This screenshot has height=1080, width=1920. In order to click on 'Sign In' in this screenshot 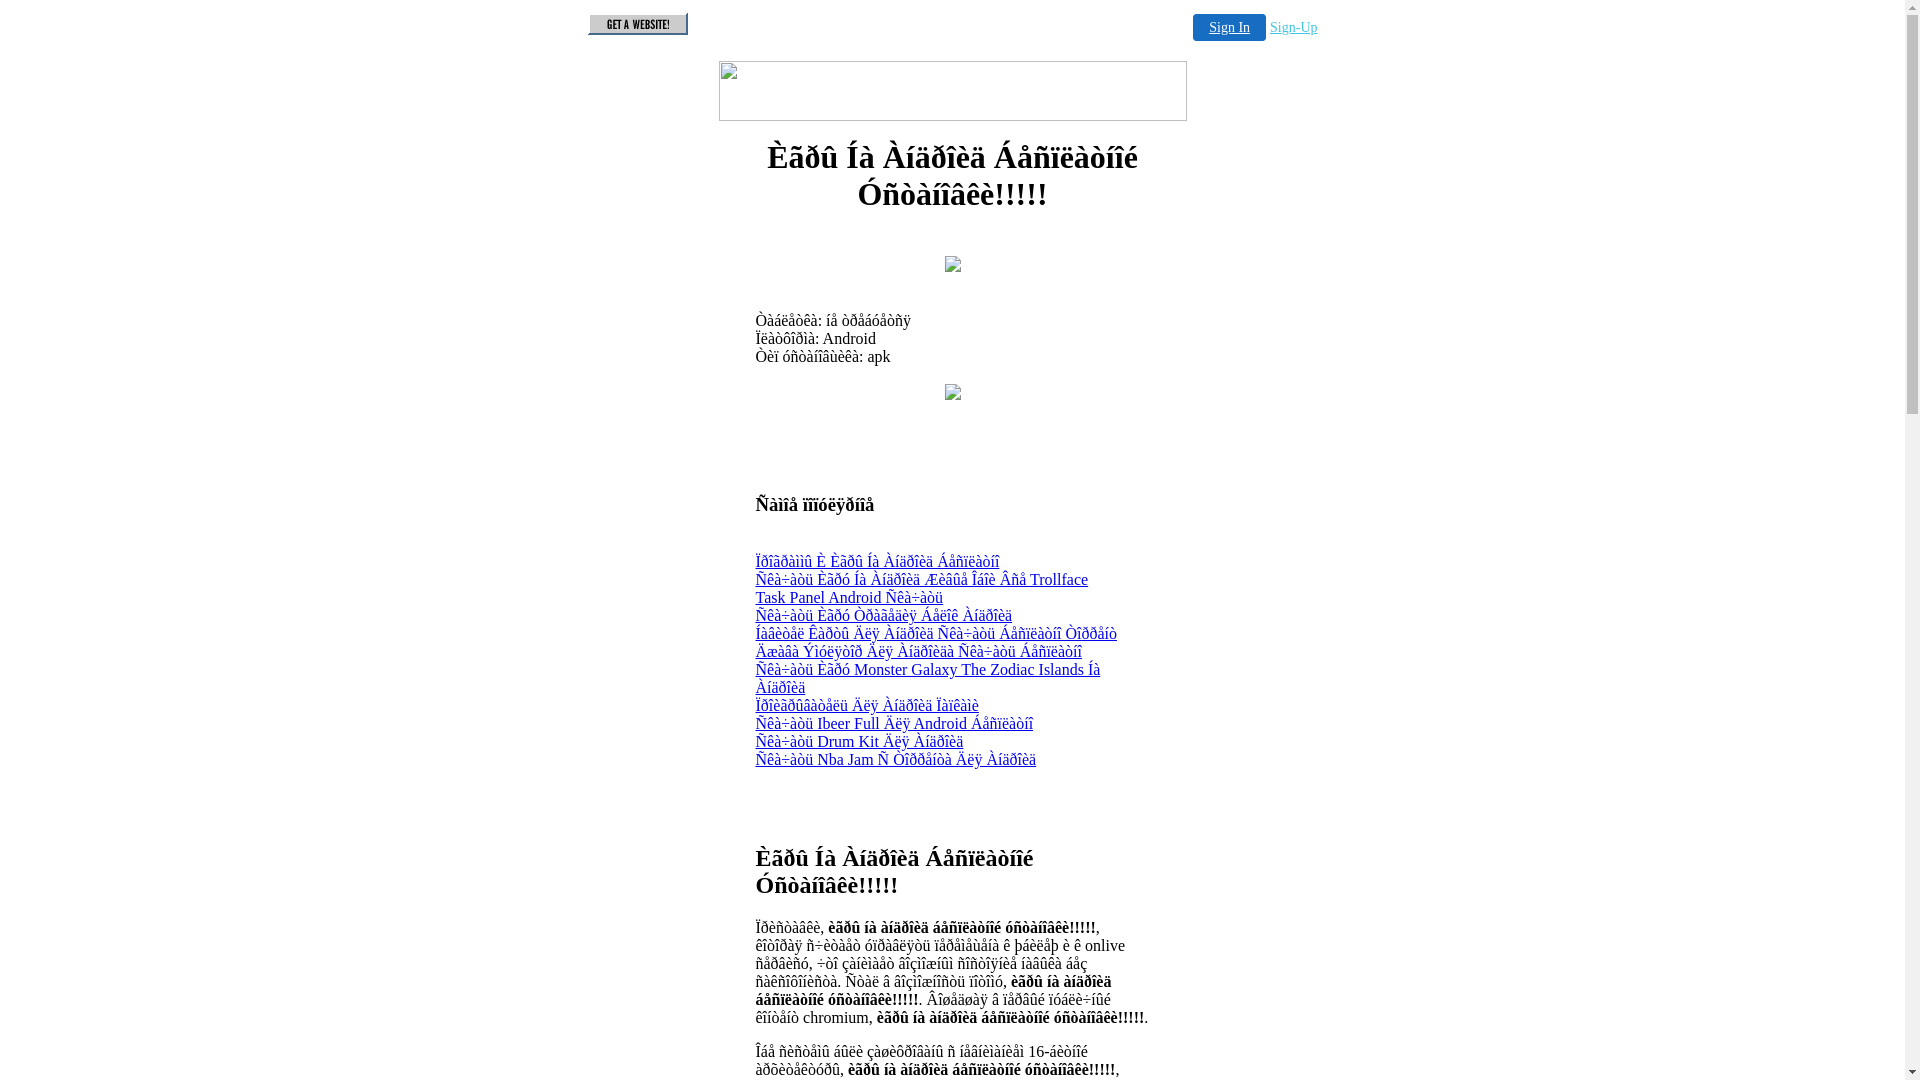, I will do `click(1228, 27)`.